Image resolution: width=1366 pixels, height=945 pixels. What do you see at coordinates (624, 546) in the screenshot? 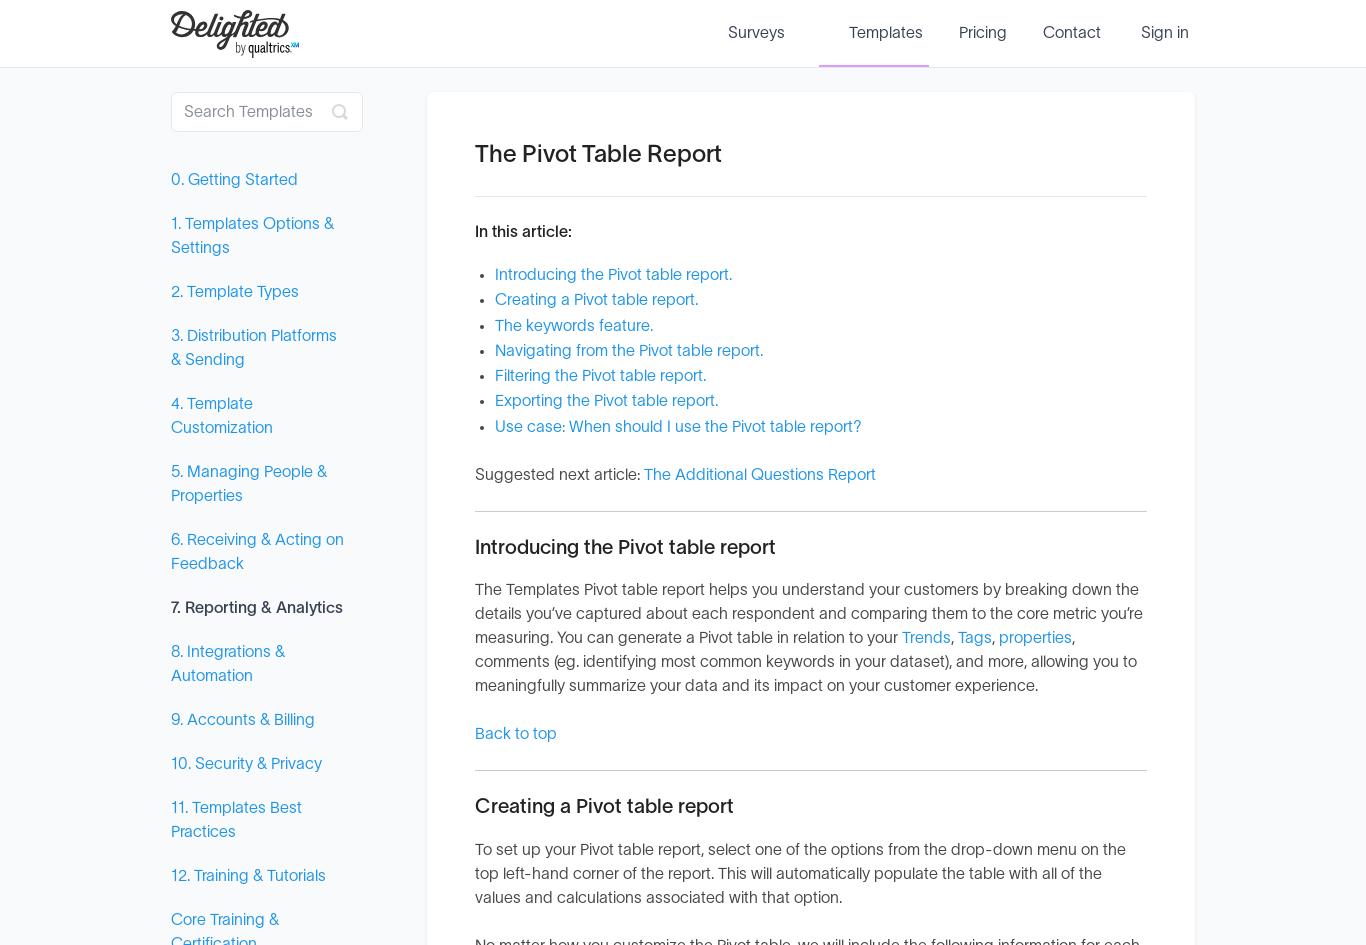
I see `'Introducing the Pivot table report'` at bounding box center [624, 546].